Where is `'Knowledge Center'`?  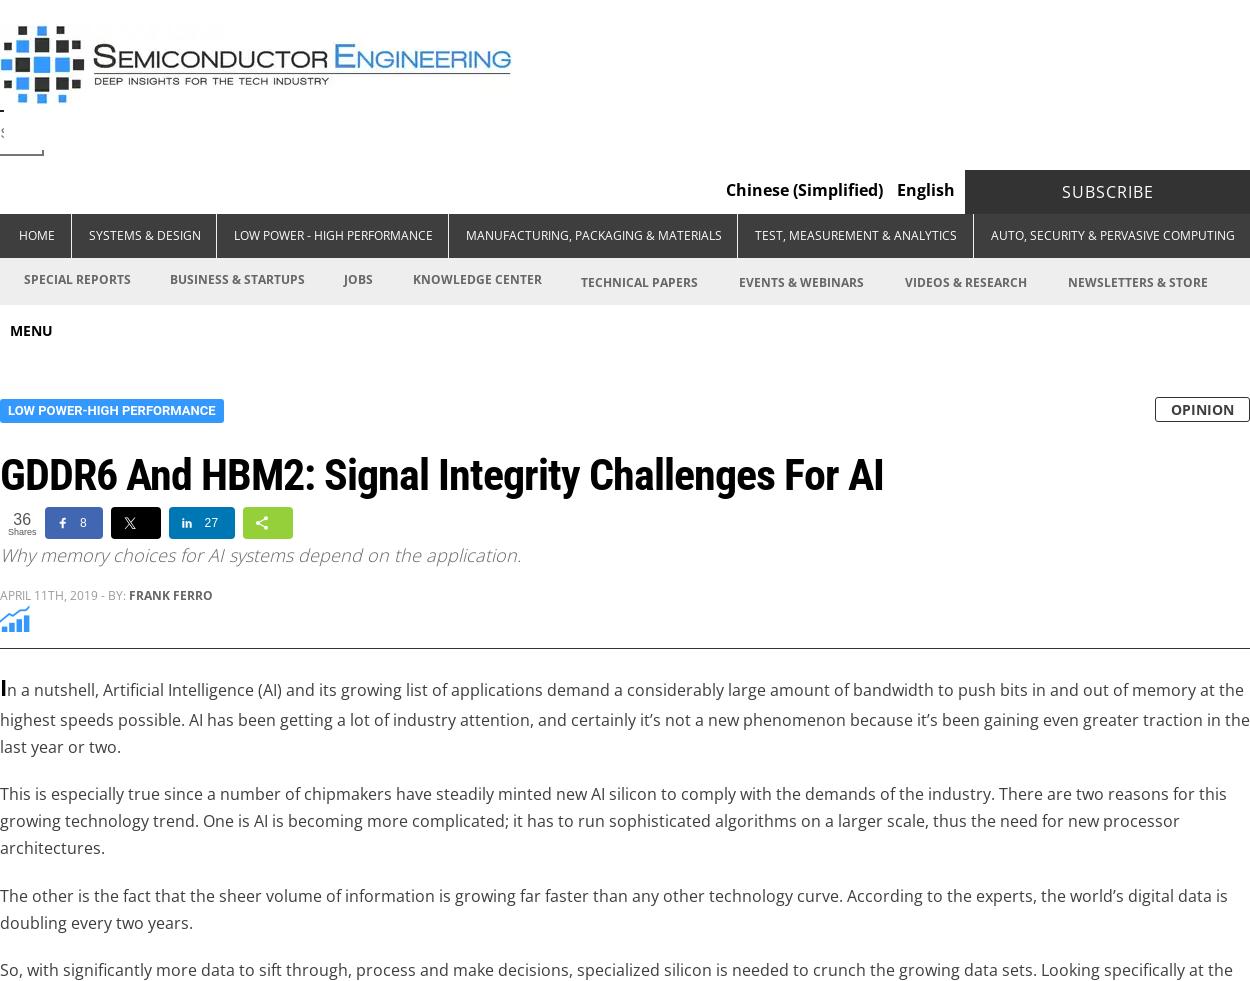
'Knowledge Center' is located at coordinates (475, 278).